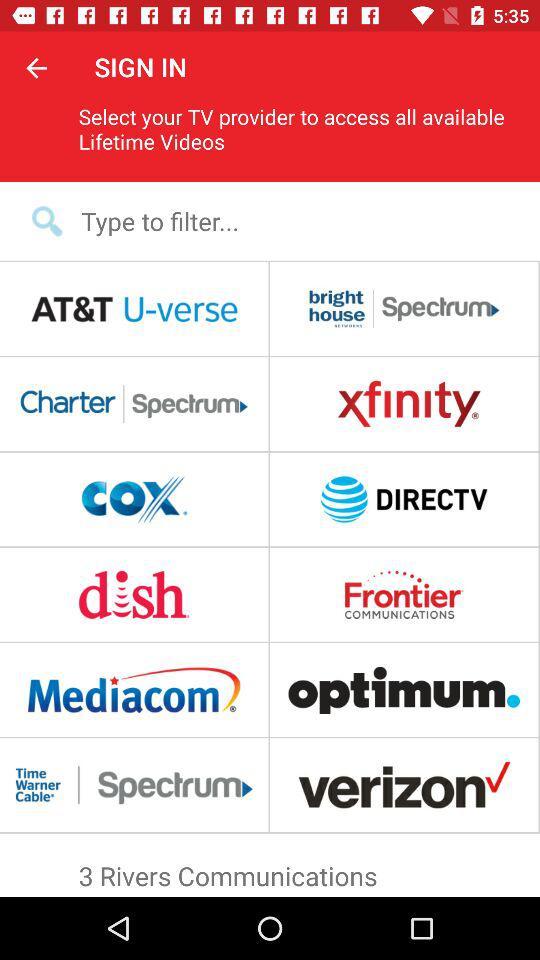 Image resolution: width=540 pixels, height=960 pixels. Describe the element at coordinates (282, 221) in the screenshot. I see `type words to filter` at that location.